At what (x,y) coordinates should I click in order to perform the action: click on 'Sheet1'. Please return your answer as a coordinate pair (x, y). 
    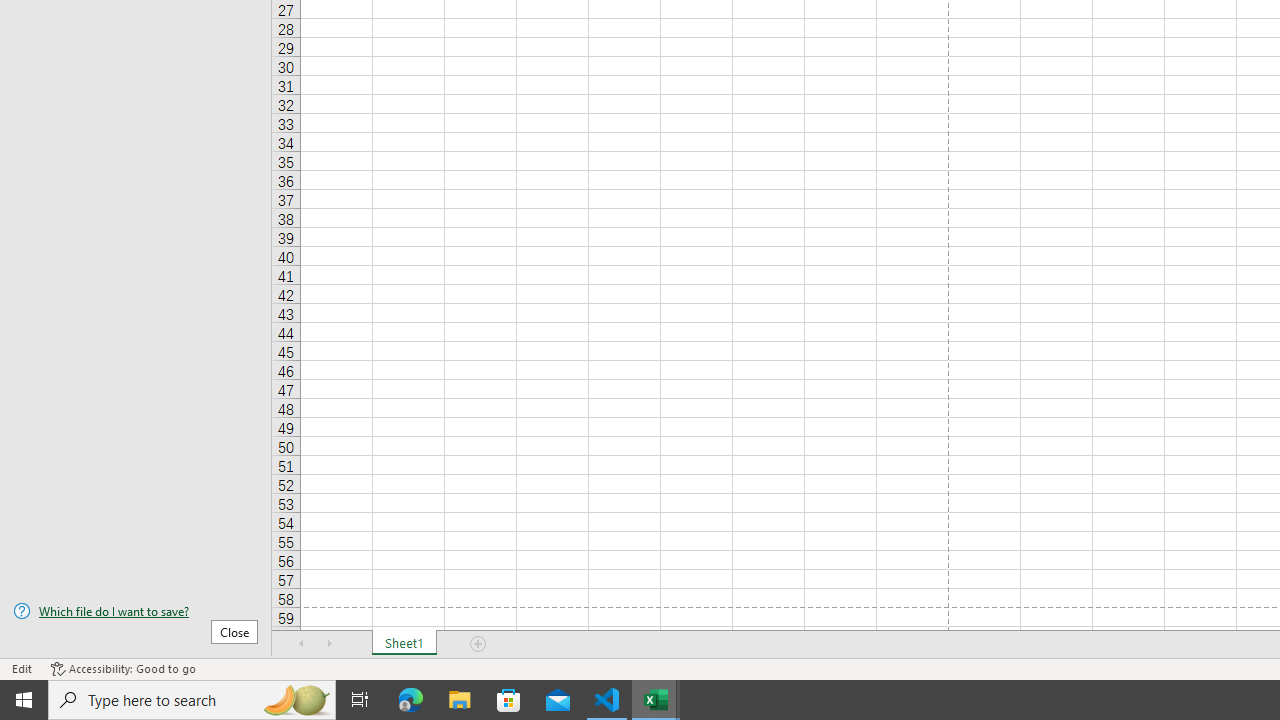
    Looking at the image, I should click on (403, 644).